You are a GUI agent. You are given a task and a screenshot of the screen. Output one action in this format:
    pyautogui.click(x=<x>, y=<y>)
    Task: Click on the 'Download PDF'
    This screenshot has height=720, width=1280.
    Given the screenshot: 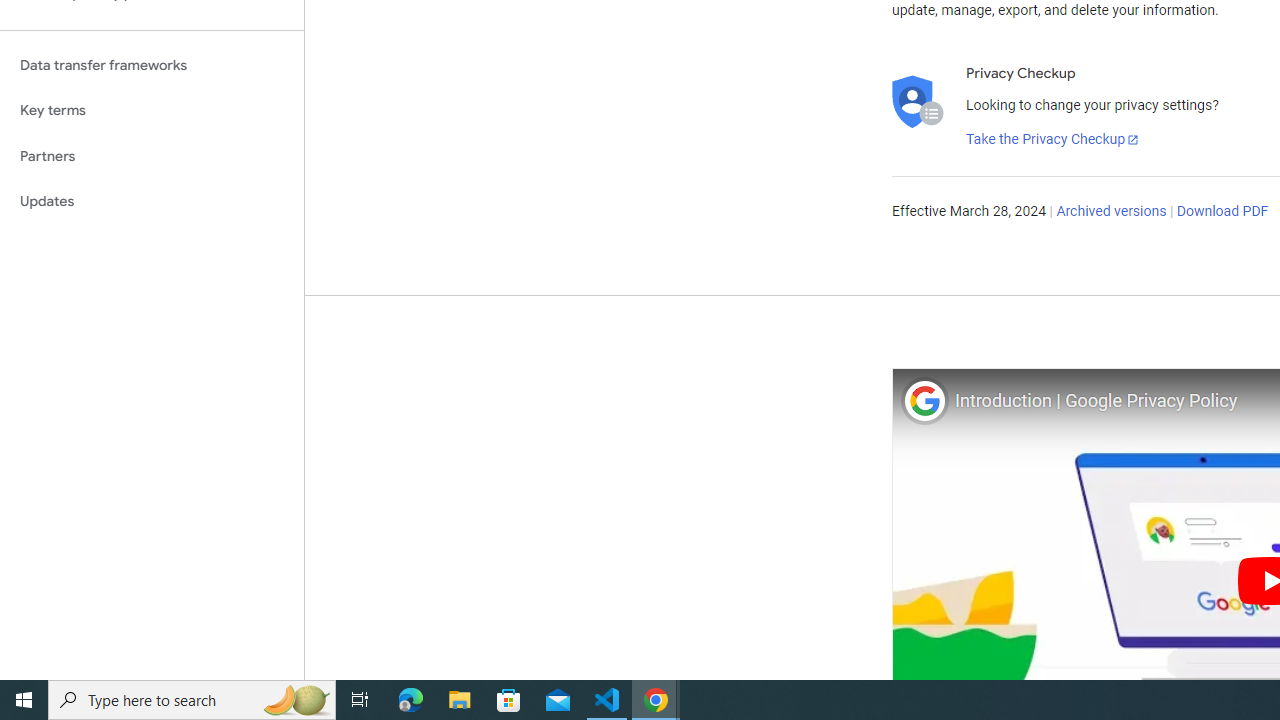 What is the action you would take?
    pyautogui.click(x=1221, y=212)
    